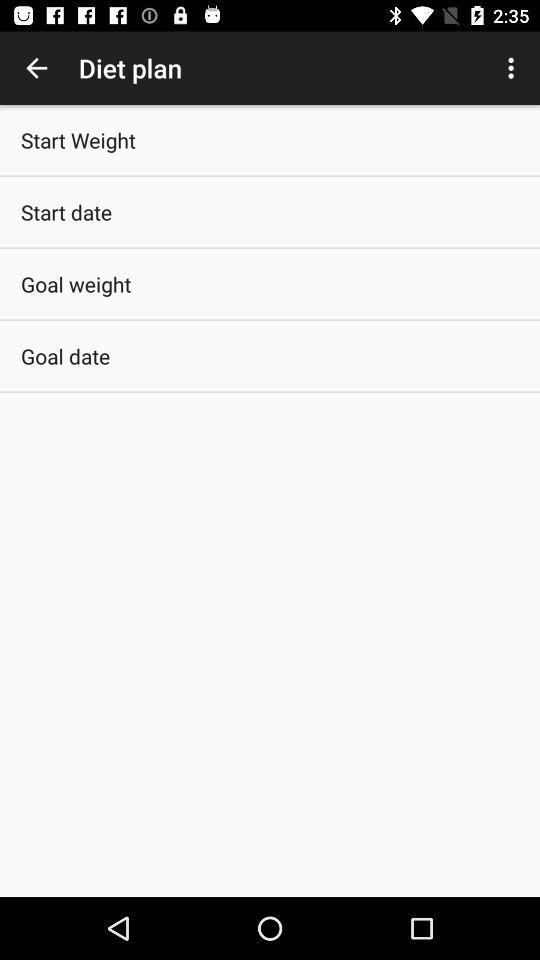 This screenshot has width=540, height=960. Describe the element at coordinates (75, 283) in the screenshot. I see `goal weight app` at that location.